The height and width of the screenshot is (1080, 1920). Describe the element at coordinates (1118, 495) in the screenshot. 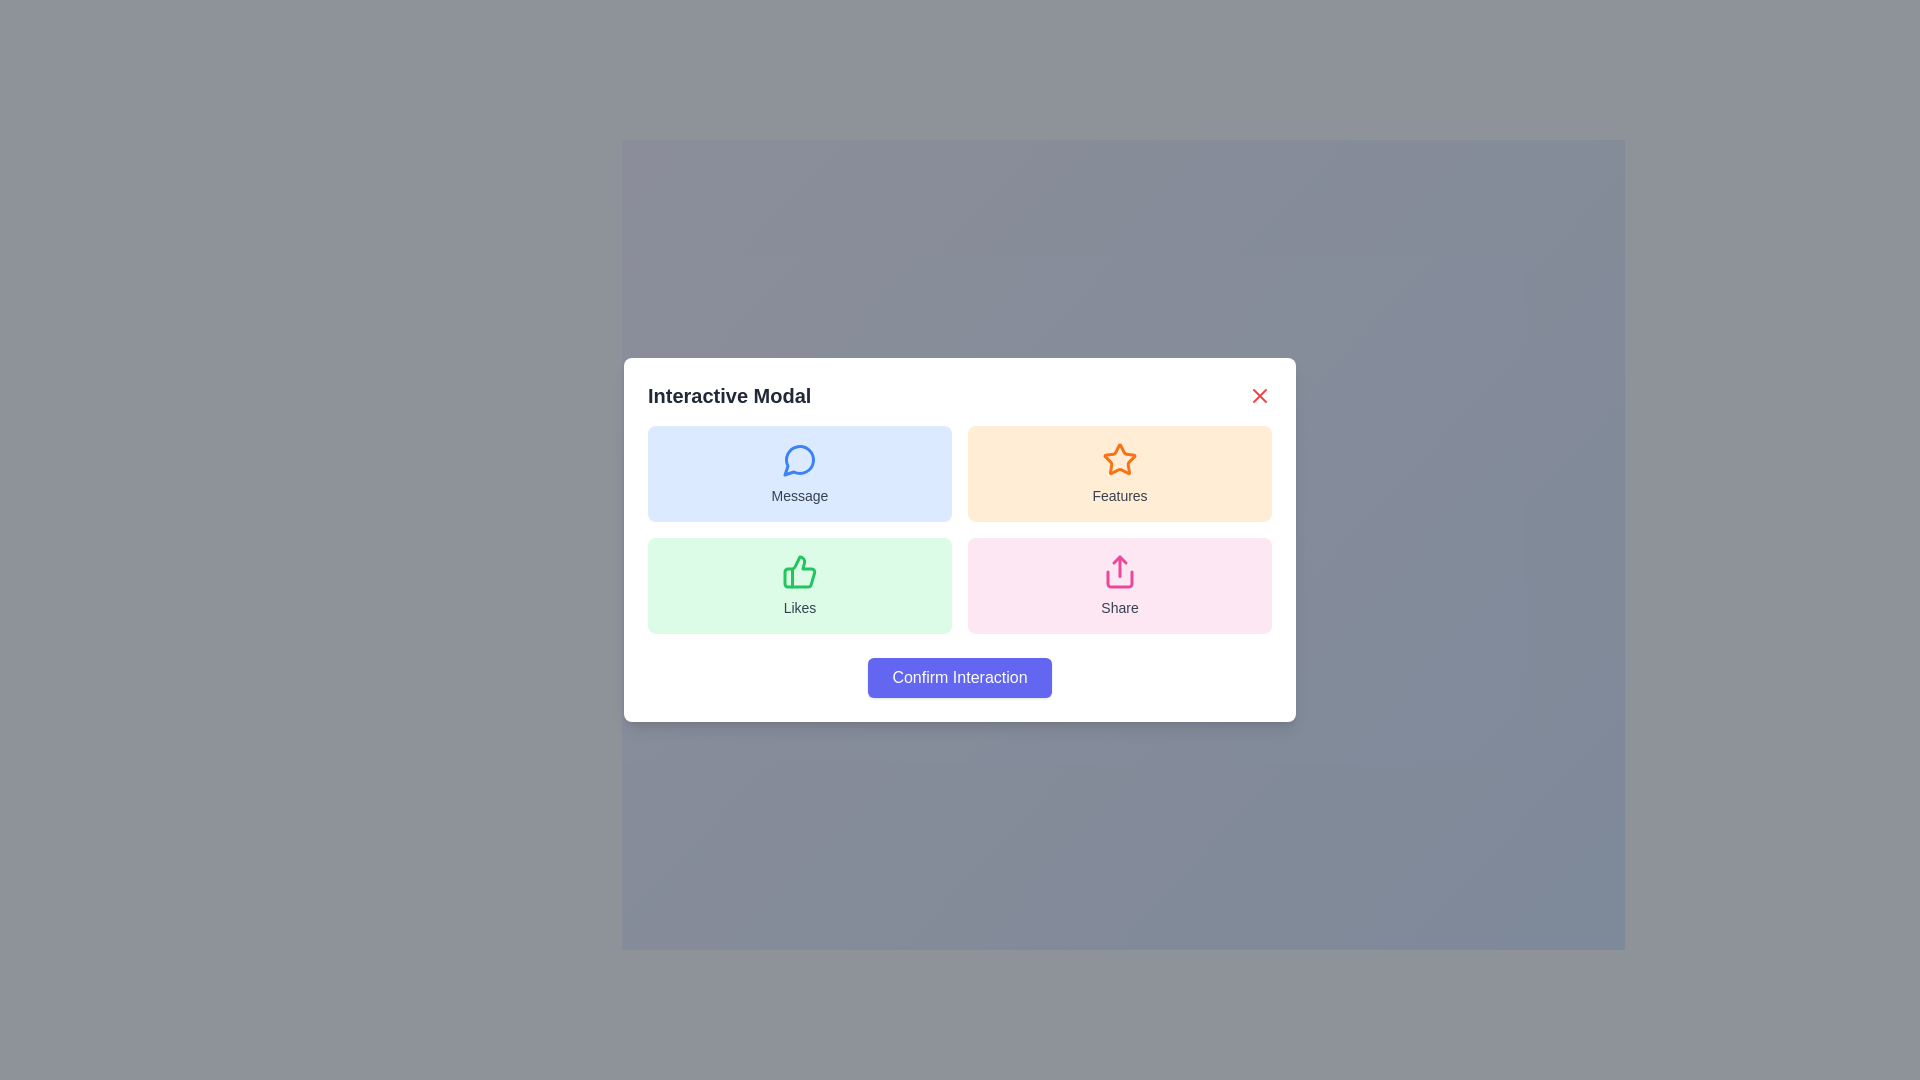

I see `the 'Features' text label, which is positioned at the bottom-center of a rounded orange background box in the top-right of the modal, directly beneath an orange star icon` at that location.